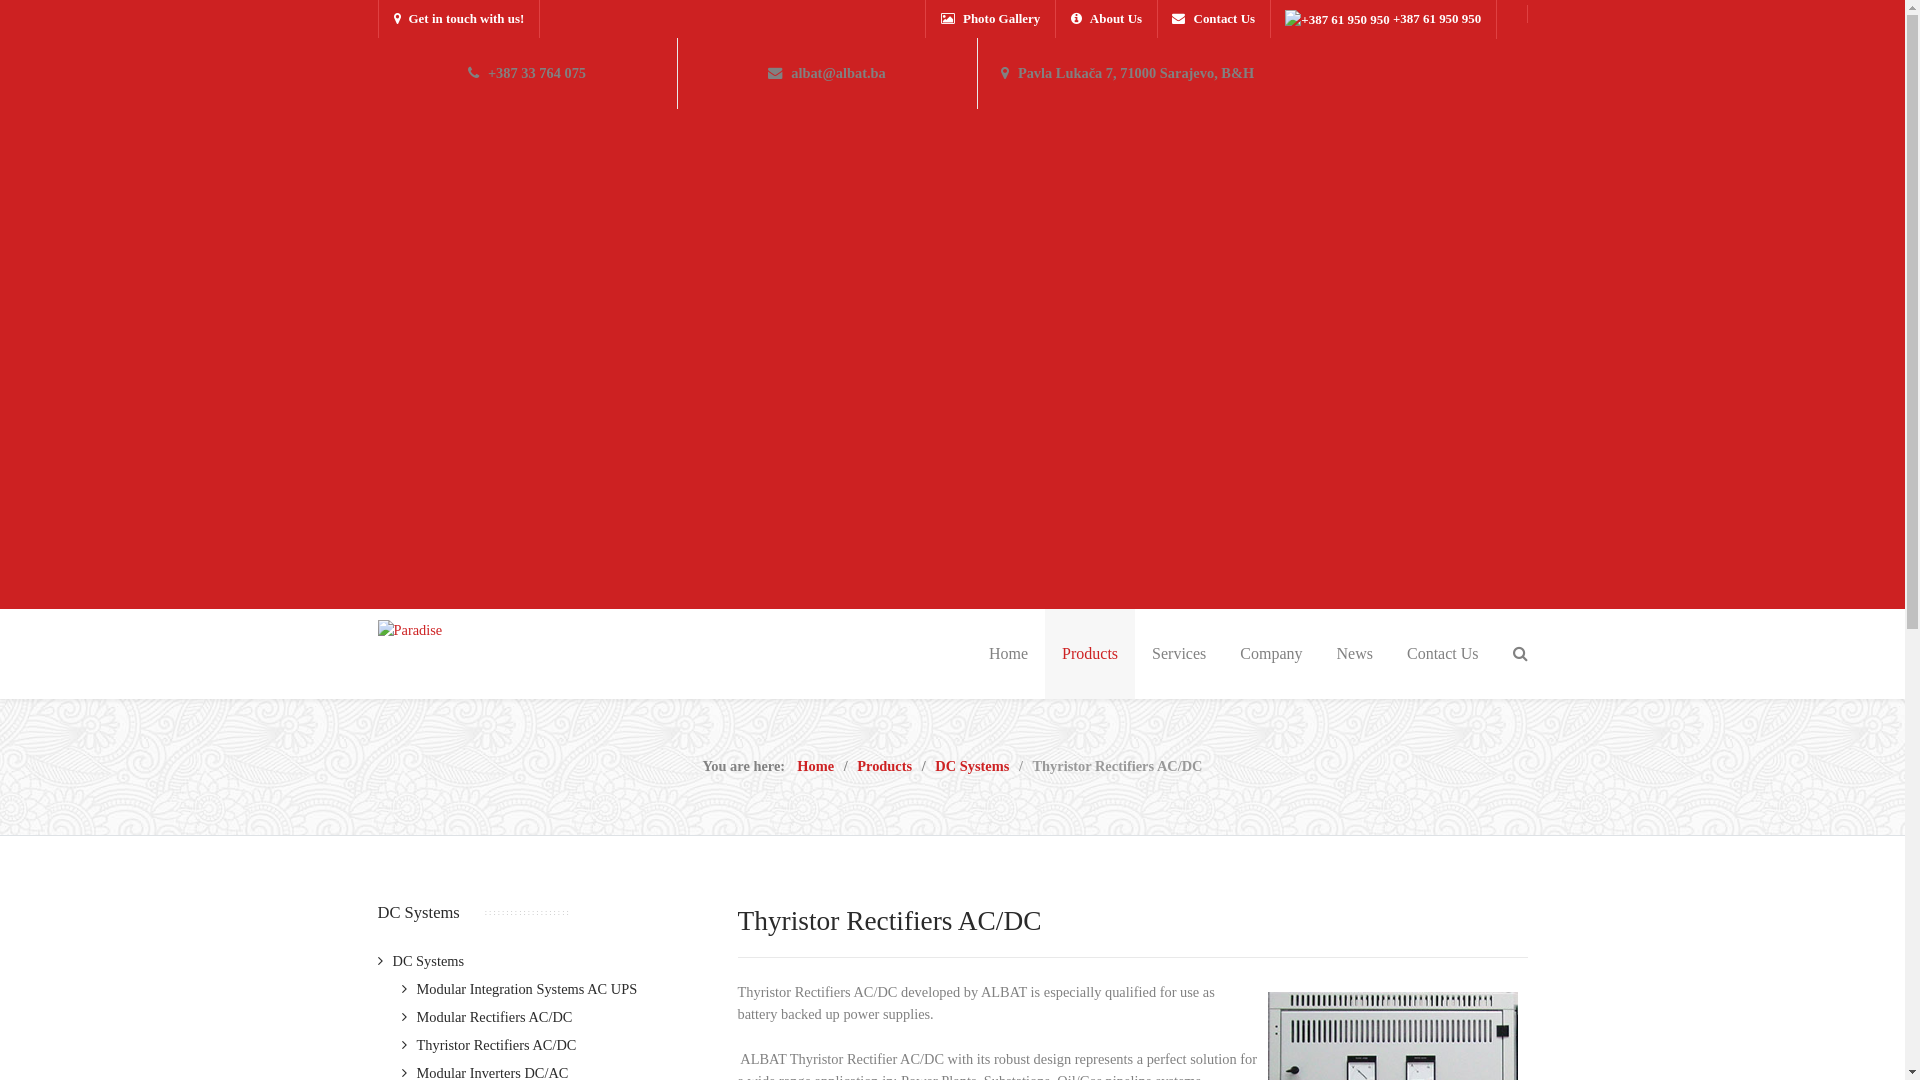 Image resolution: width=1920 pixels, height=1080 pixels. I want to click on 'DC Systems', so click(420, 959).